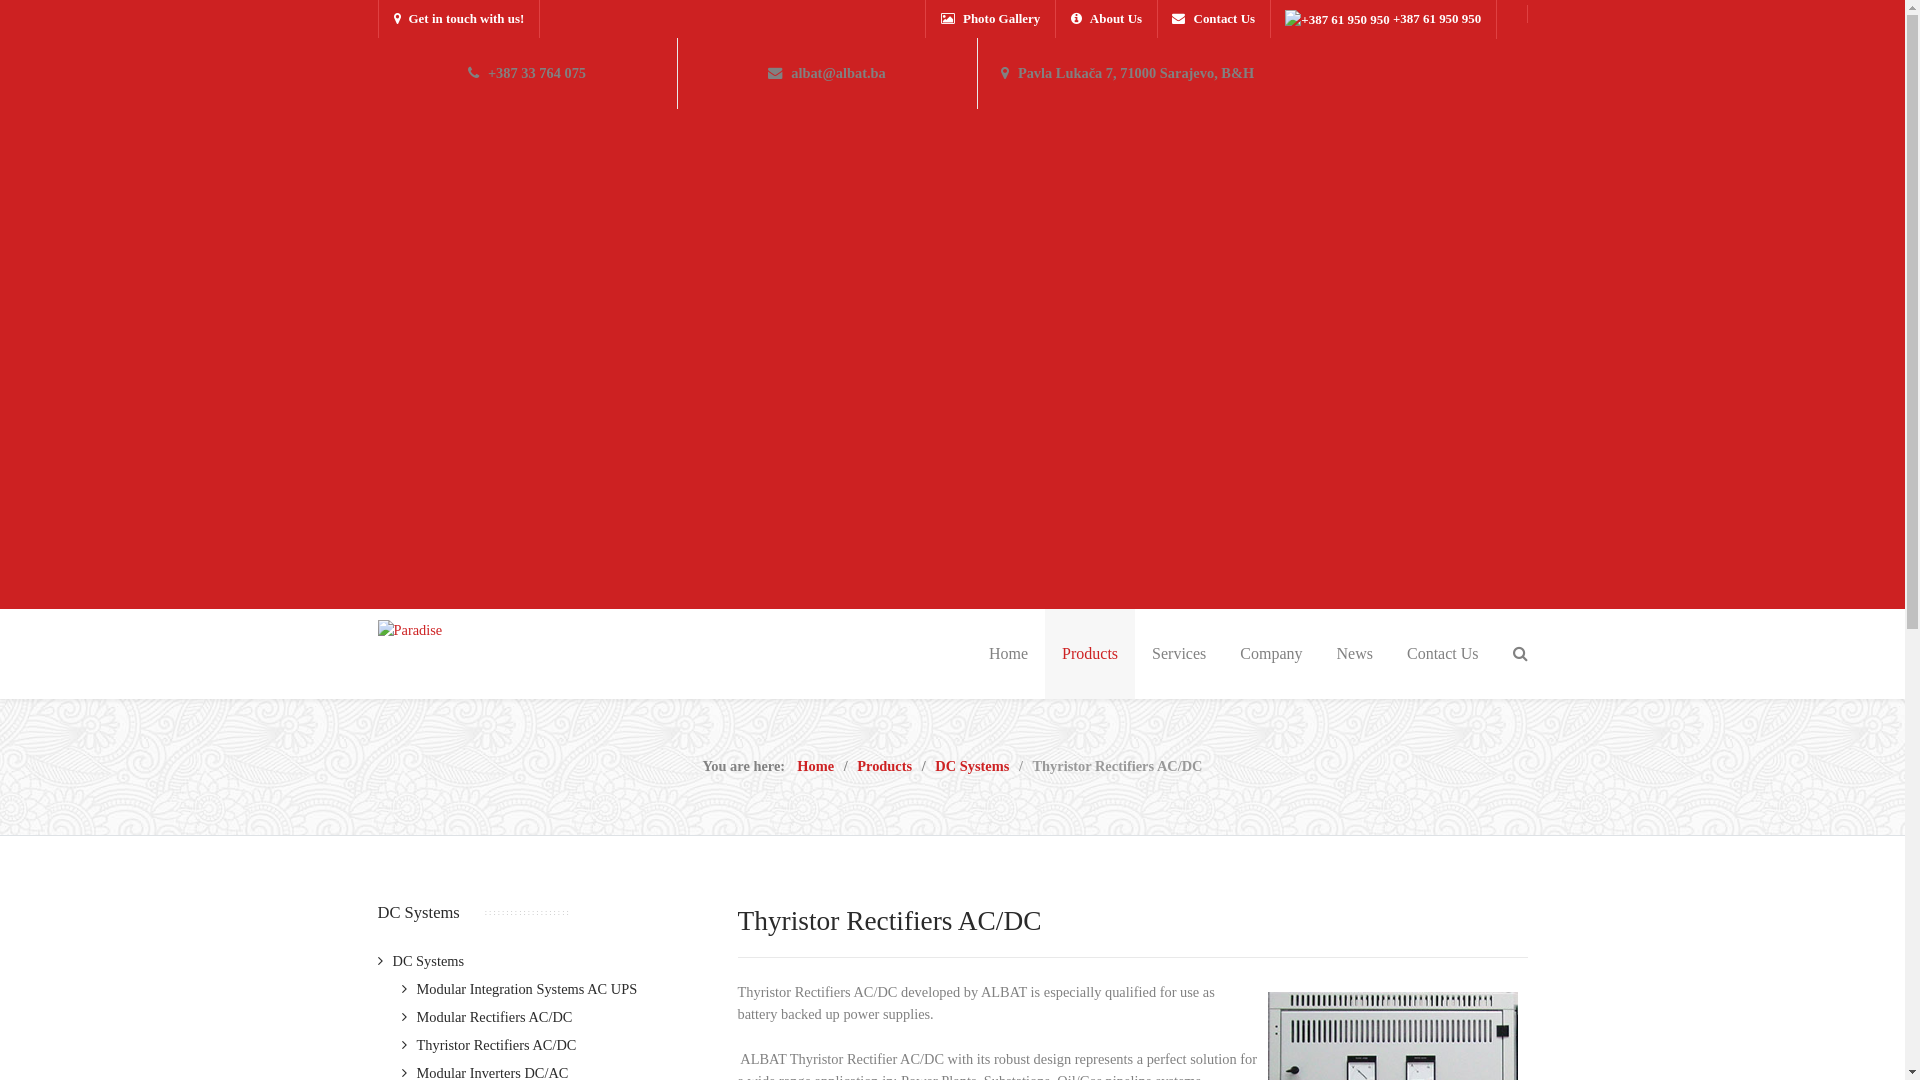 Image resolution: width=1920 pixels, height=1080 pixels. I want to click on 'DC Systems', so click(420, 959).